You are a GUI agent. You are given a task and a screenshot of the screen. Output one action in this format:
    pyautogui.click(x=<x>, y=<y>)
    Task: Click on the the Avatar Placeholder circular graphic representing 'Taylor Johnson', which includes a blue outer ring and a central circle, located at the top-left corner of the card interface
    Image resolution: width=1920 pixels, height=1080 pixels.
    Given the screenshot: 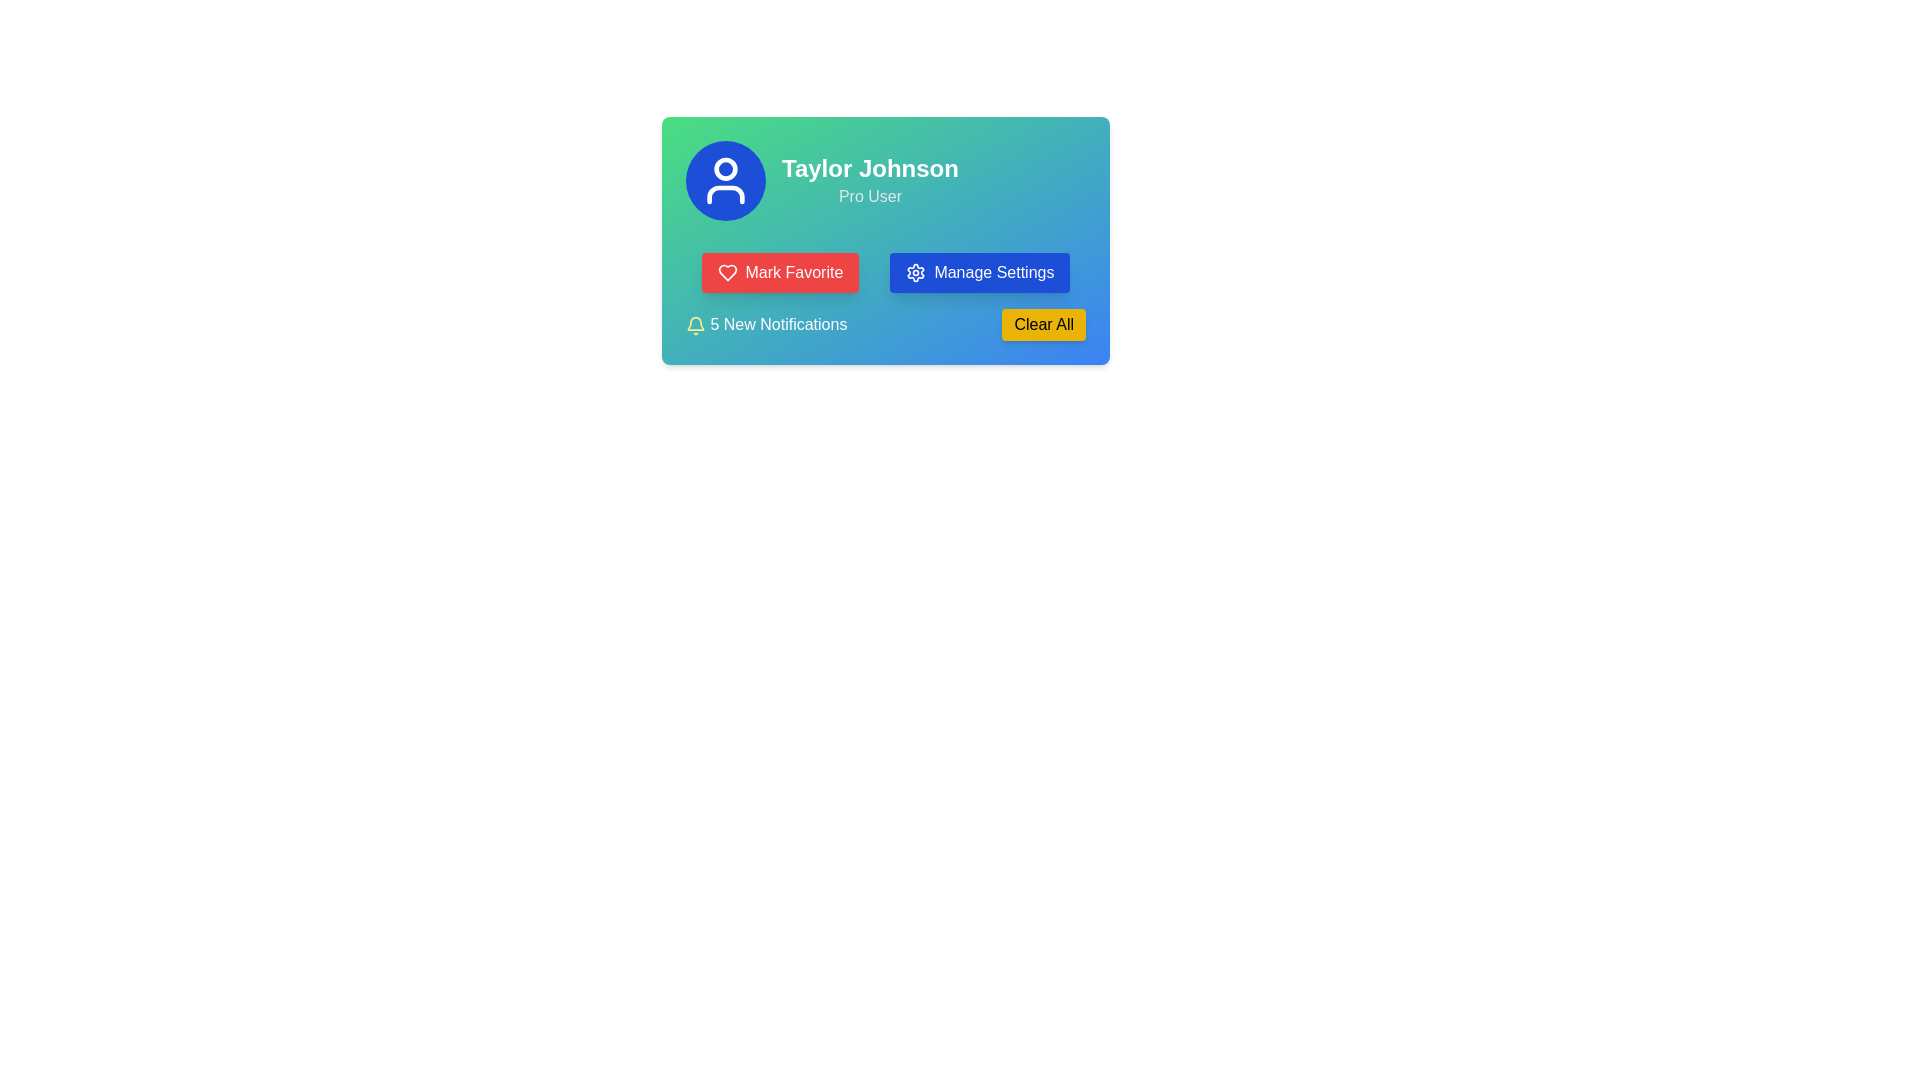 What is the action you would take?
    pyautogui.click(x=724, y=168)
    